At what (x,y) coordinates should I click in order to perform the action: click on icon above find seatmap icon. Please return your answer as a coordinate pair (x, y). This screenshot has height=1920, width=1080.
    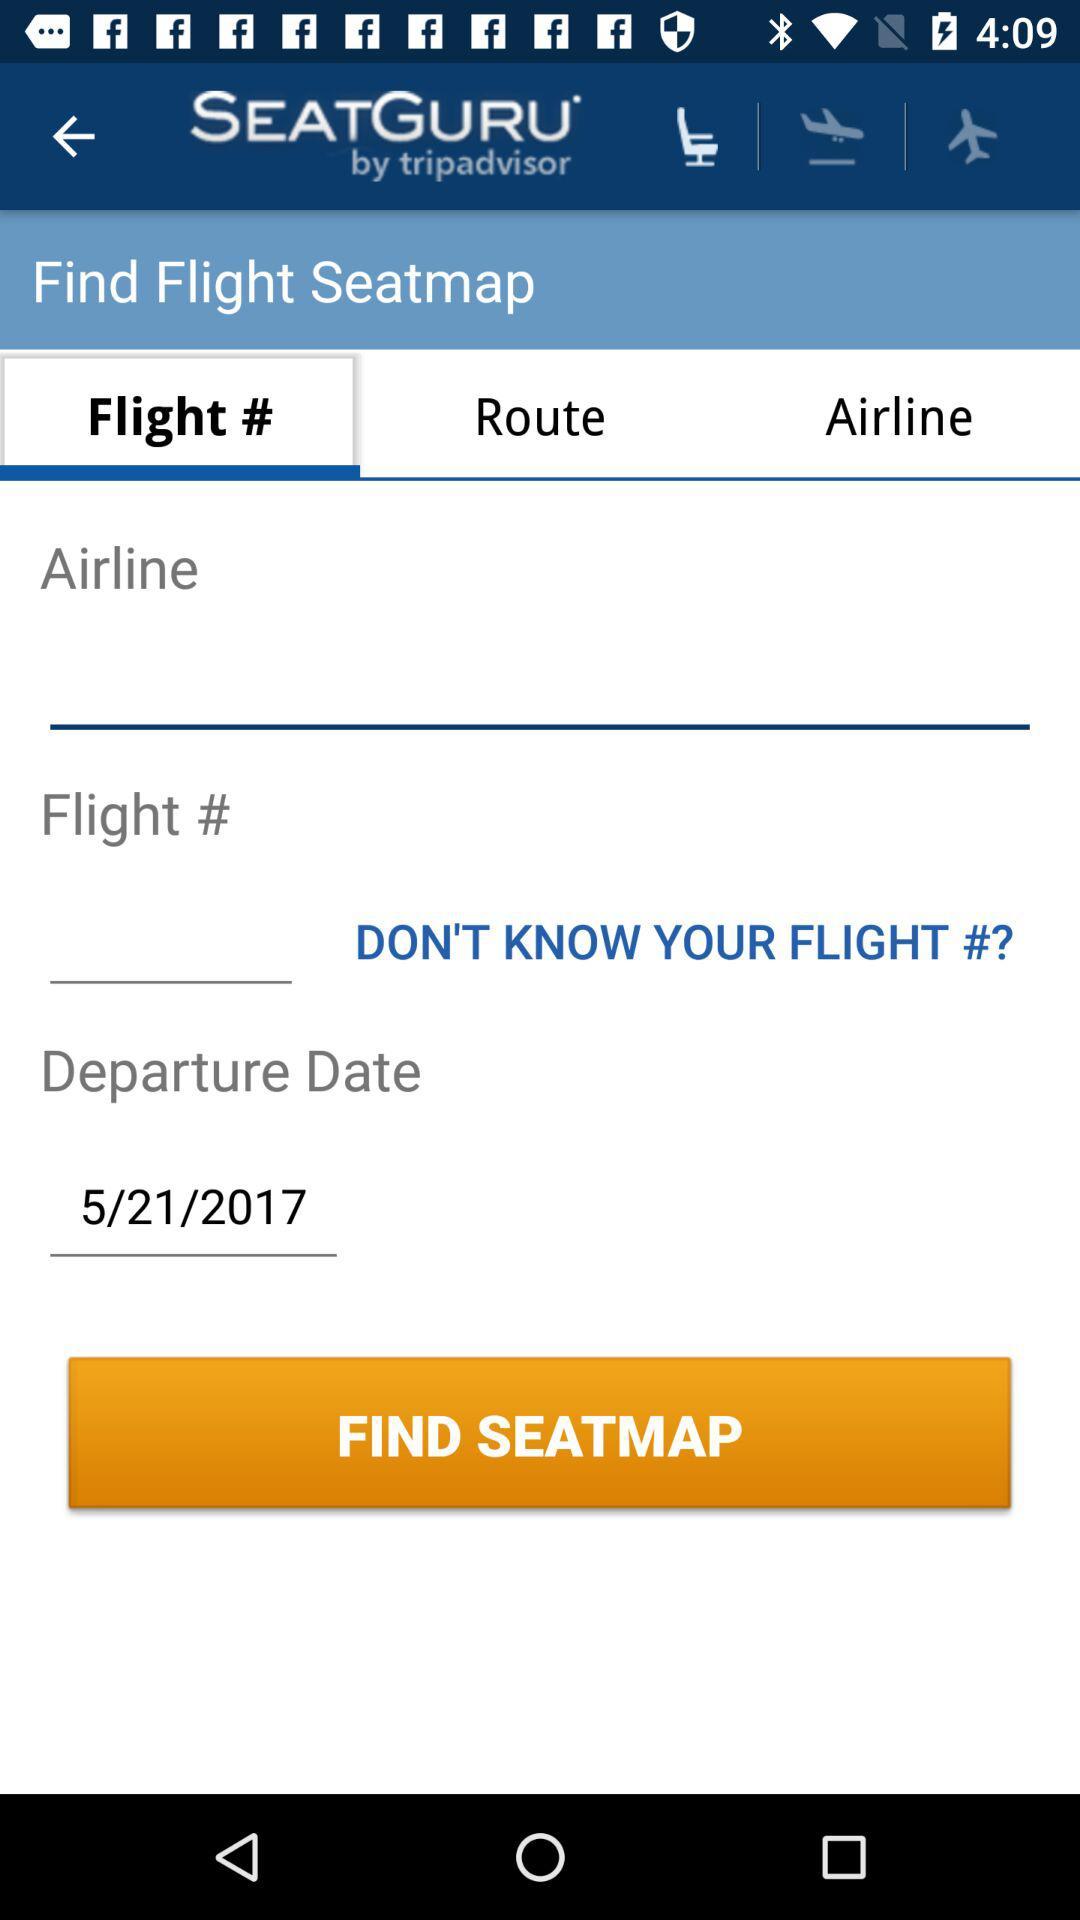
    Looking at the image, I should click on (193, 1204).